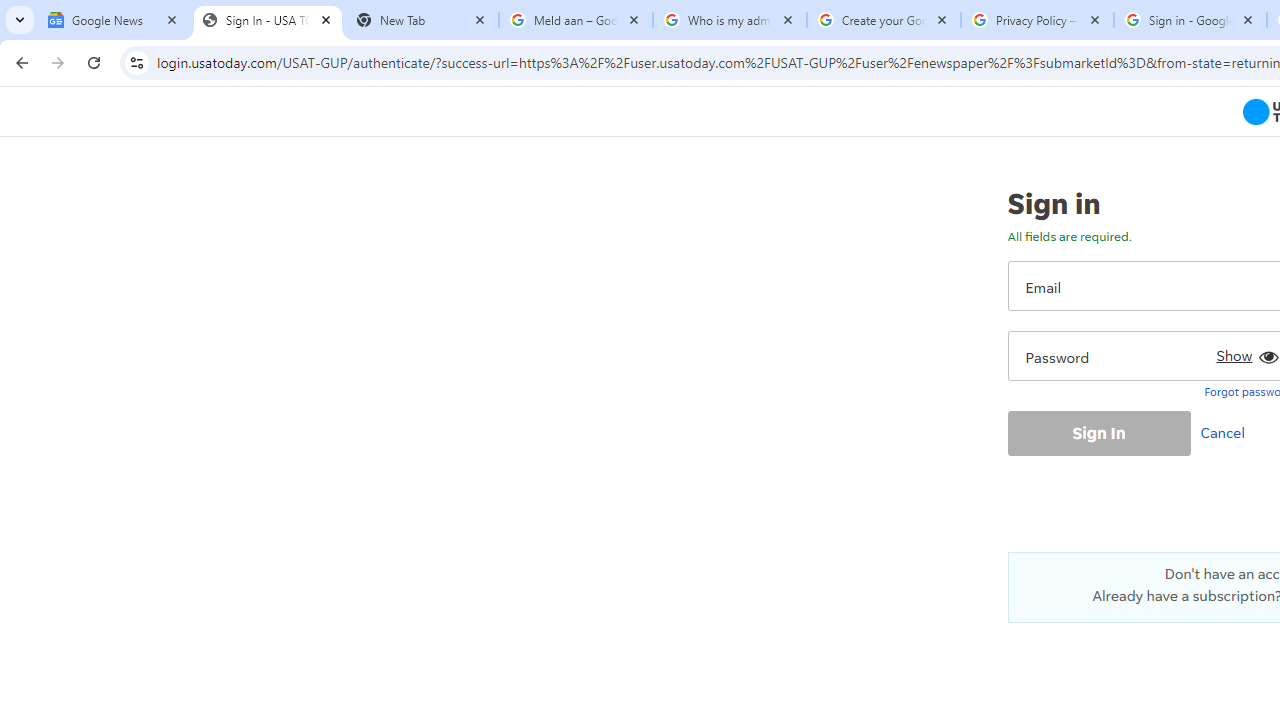 This screenshot has height=720, width=1280. Describe the element at coordinates (882, 20) in the screenshot. I see `'Create your Google Account'` at that location.